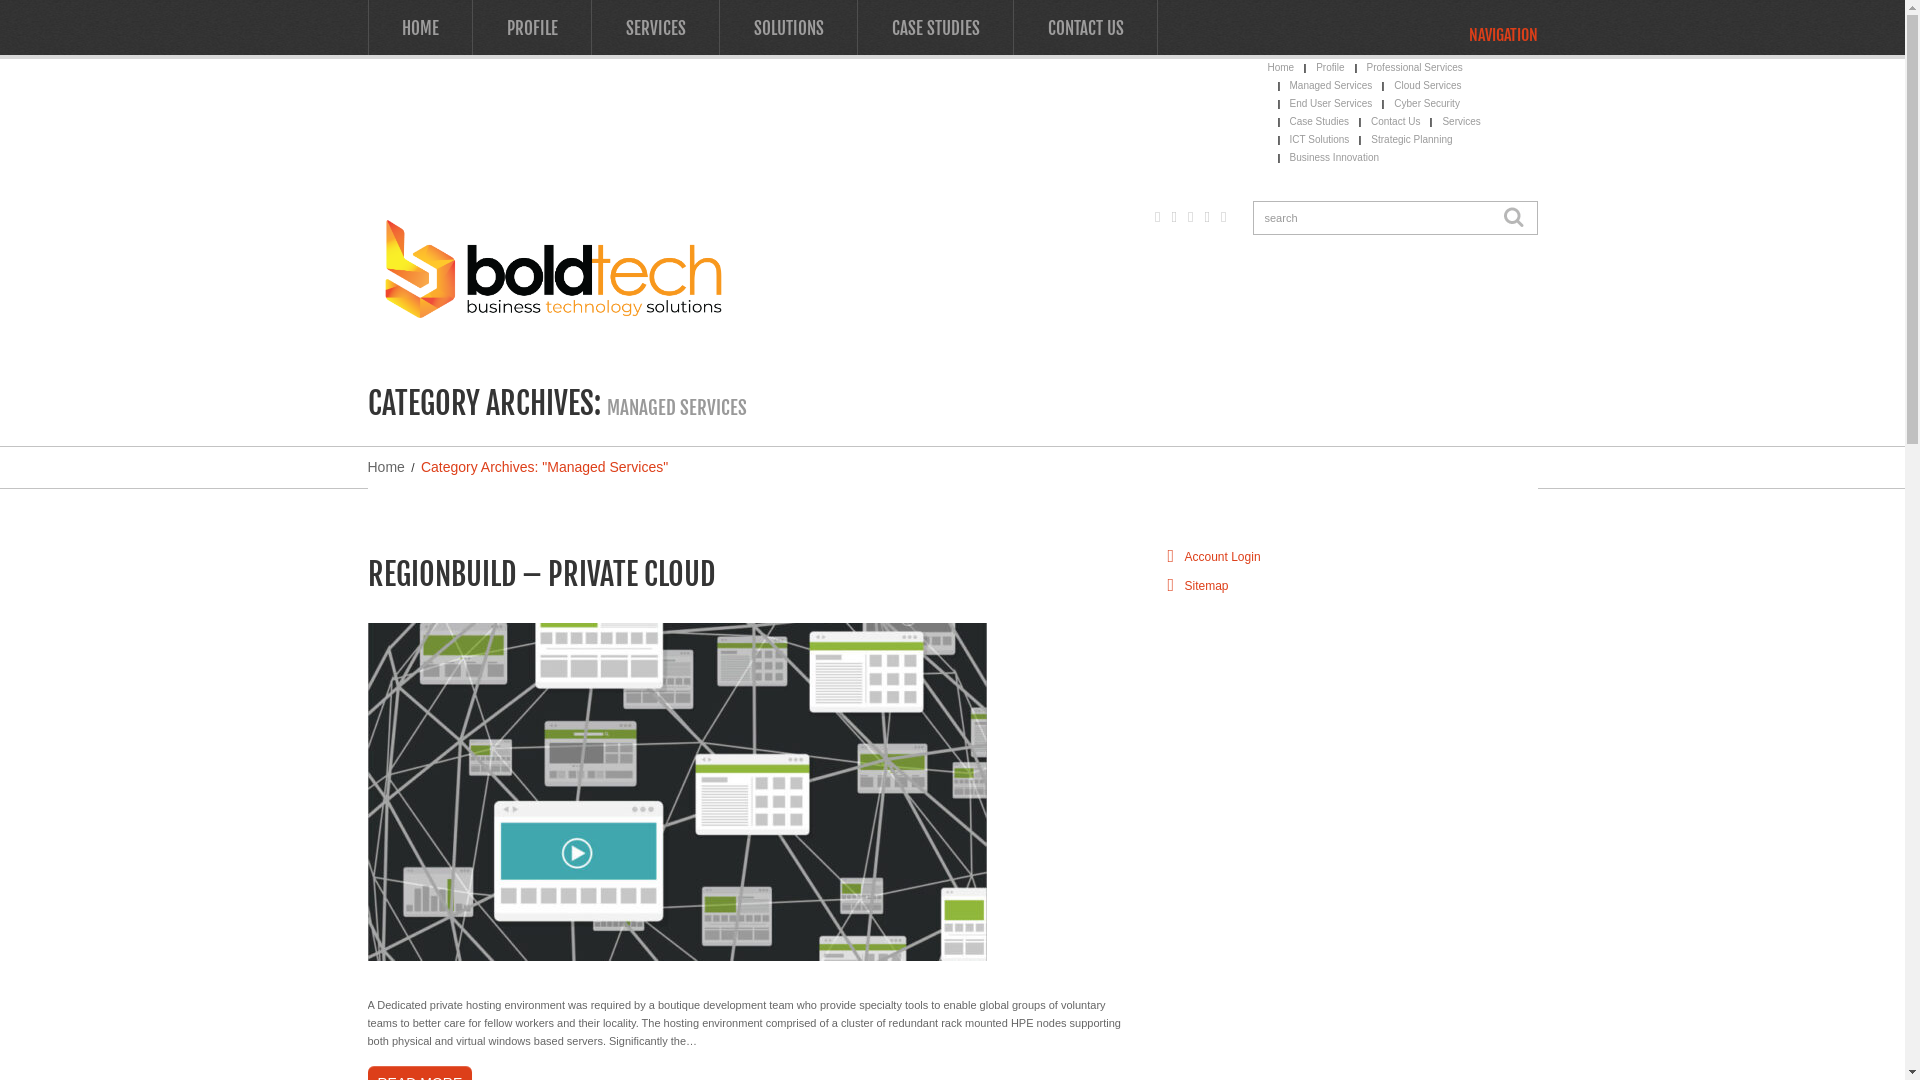 This screenshot has height=1080, width=1920. I want to click on 'Case Studies', so click(1319, 121).